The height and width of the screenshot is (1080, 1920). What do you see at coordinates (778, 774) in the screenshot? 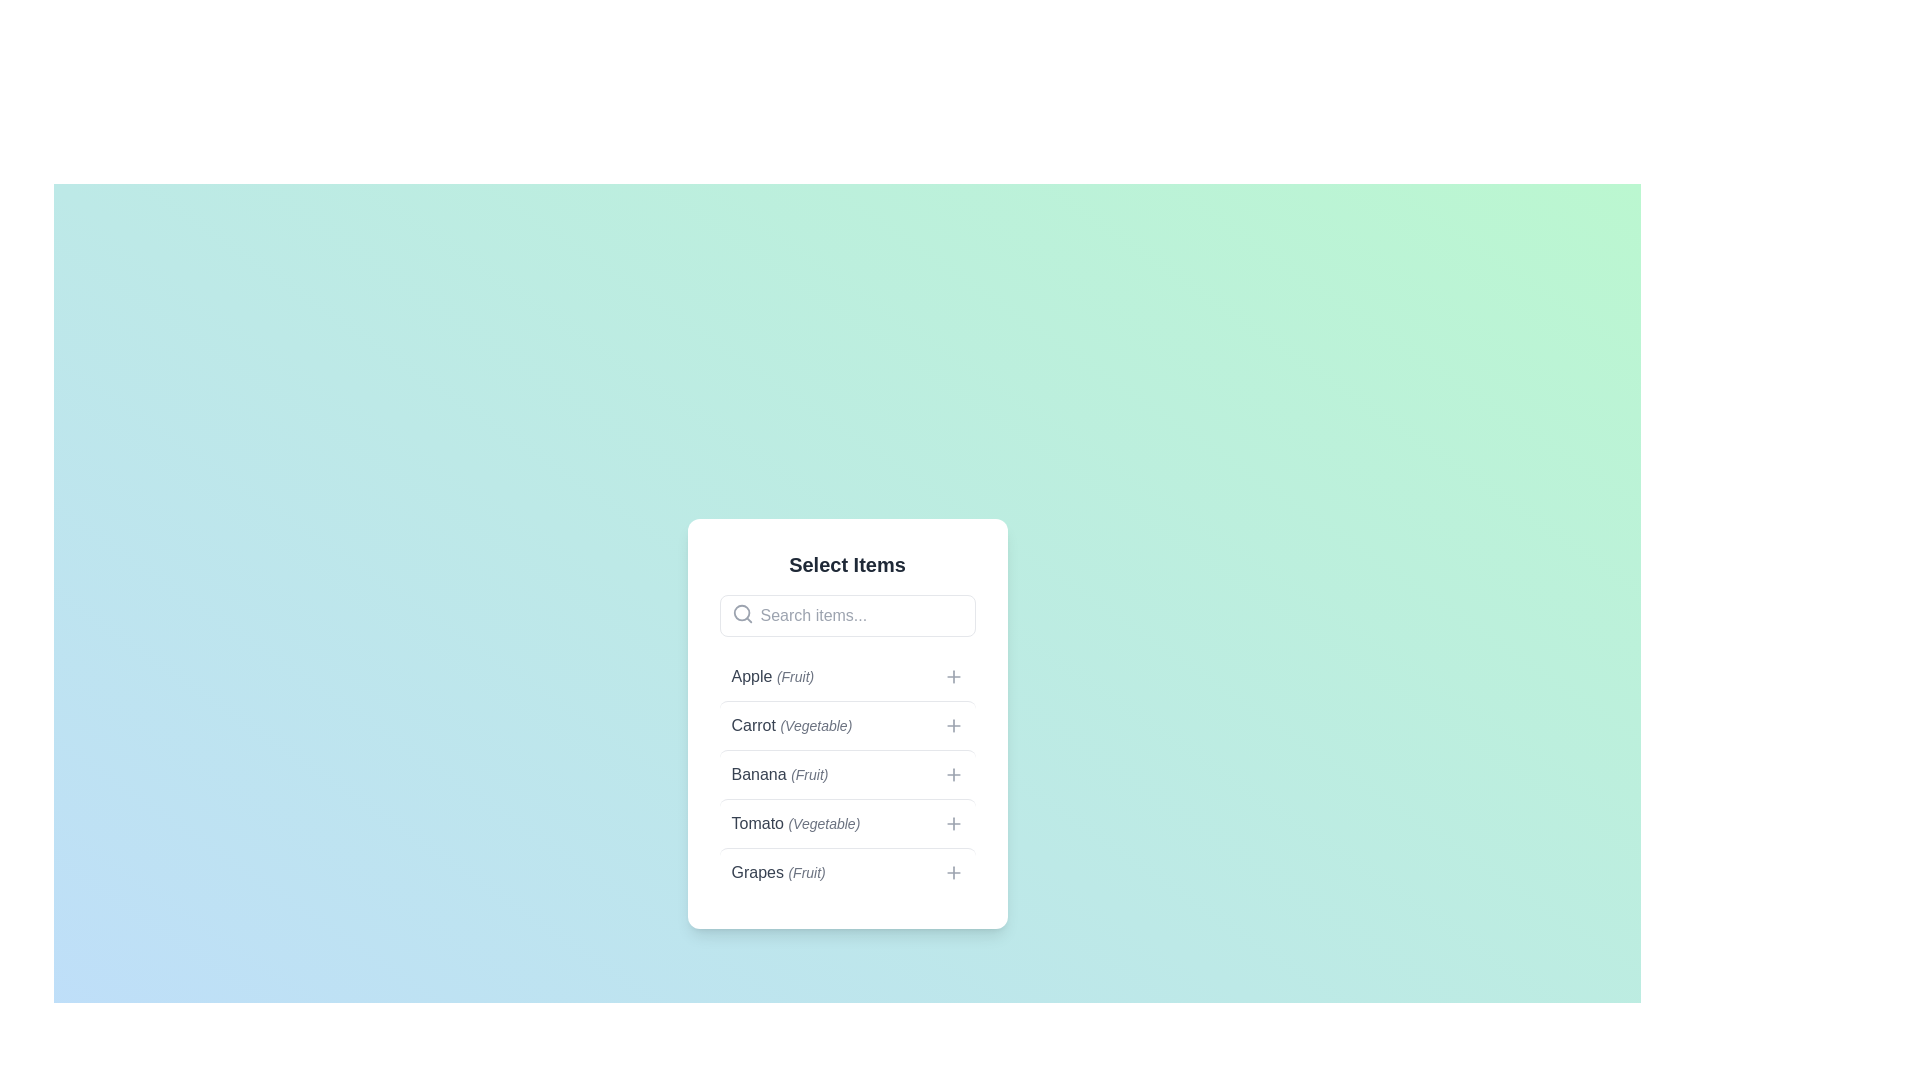
I see `the text label displaying 'Banana (Fruit)', which is the third item in a vertical list of items within a card-like layout` at bounding box center [778, 774].